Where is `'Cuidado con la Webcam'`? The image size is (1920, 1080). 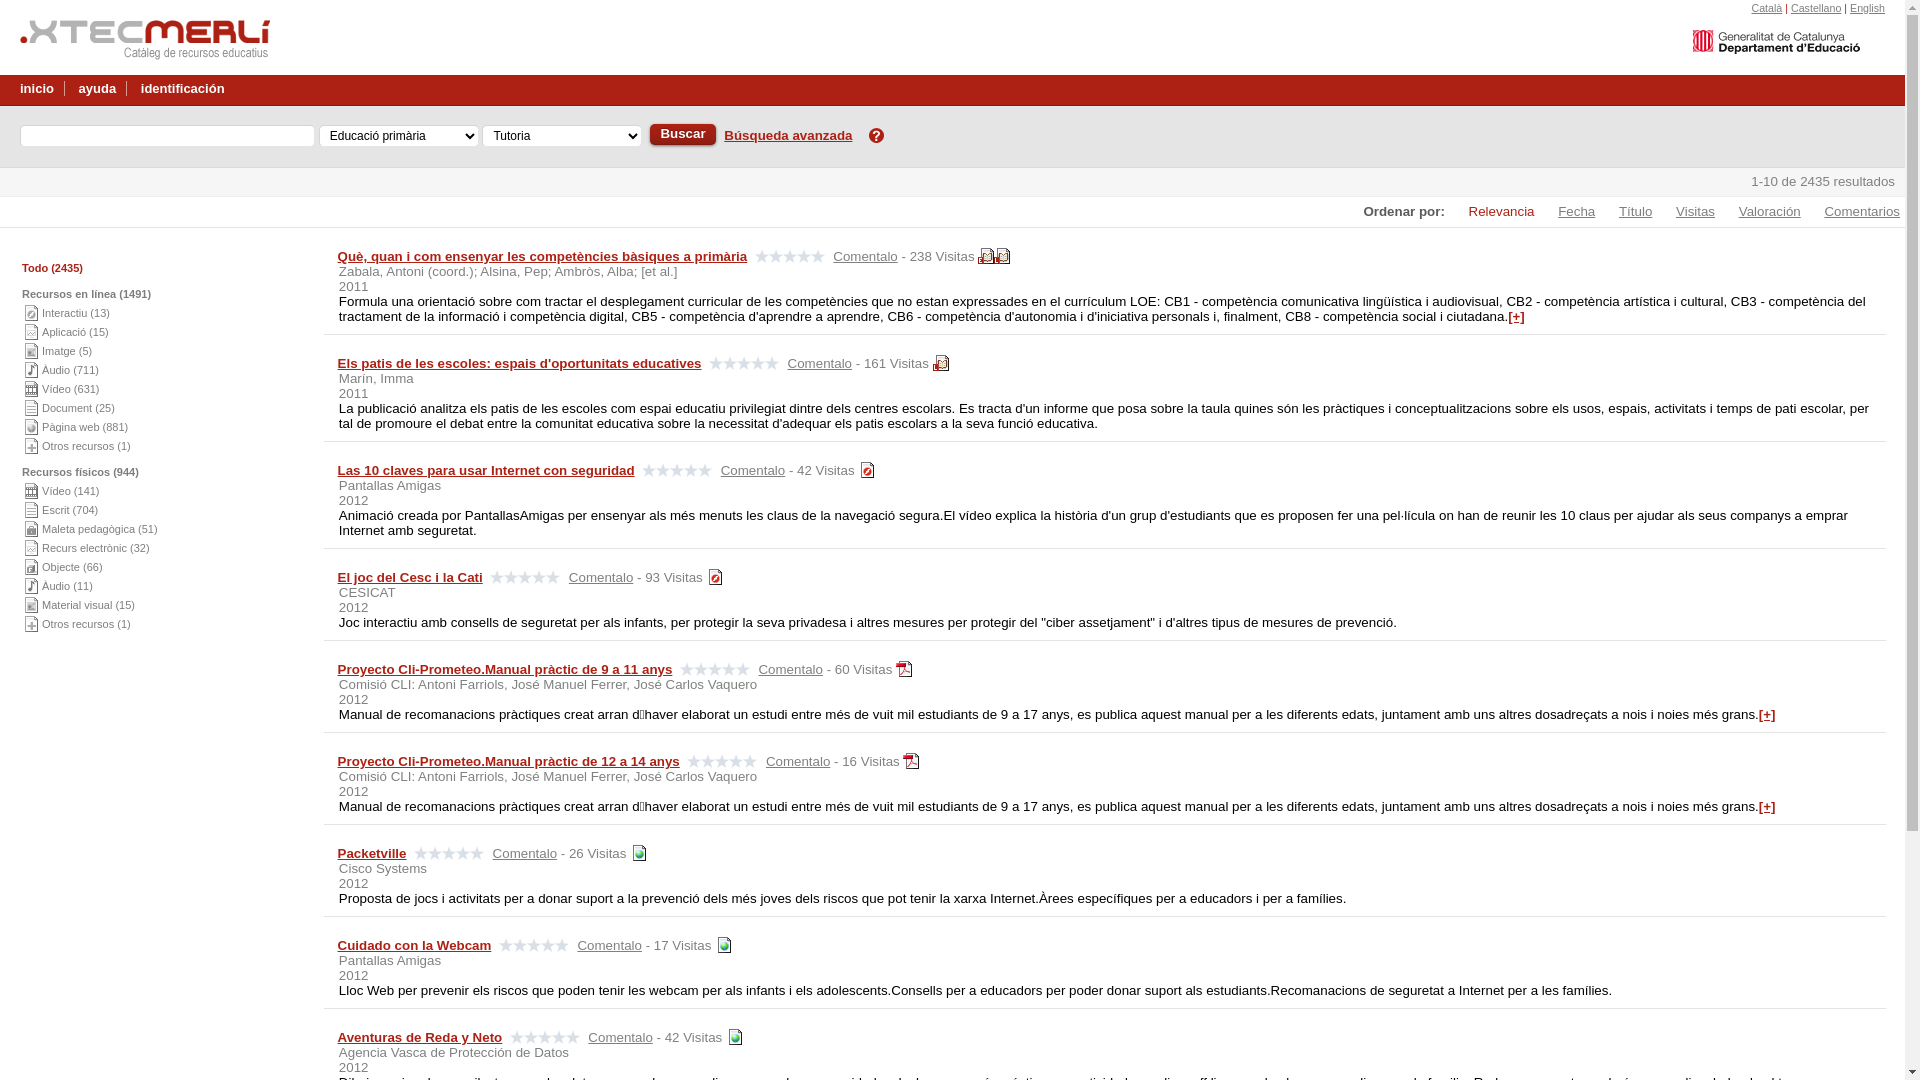 'Cuidado con la Webcam' is located at coordinates (337, 945).